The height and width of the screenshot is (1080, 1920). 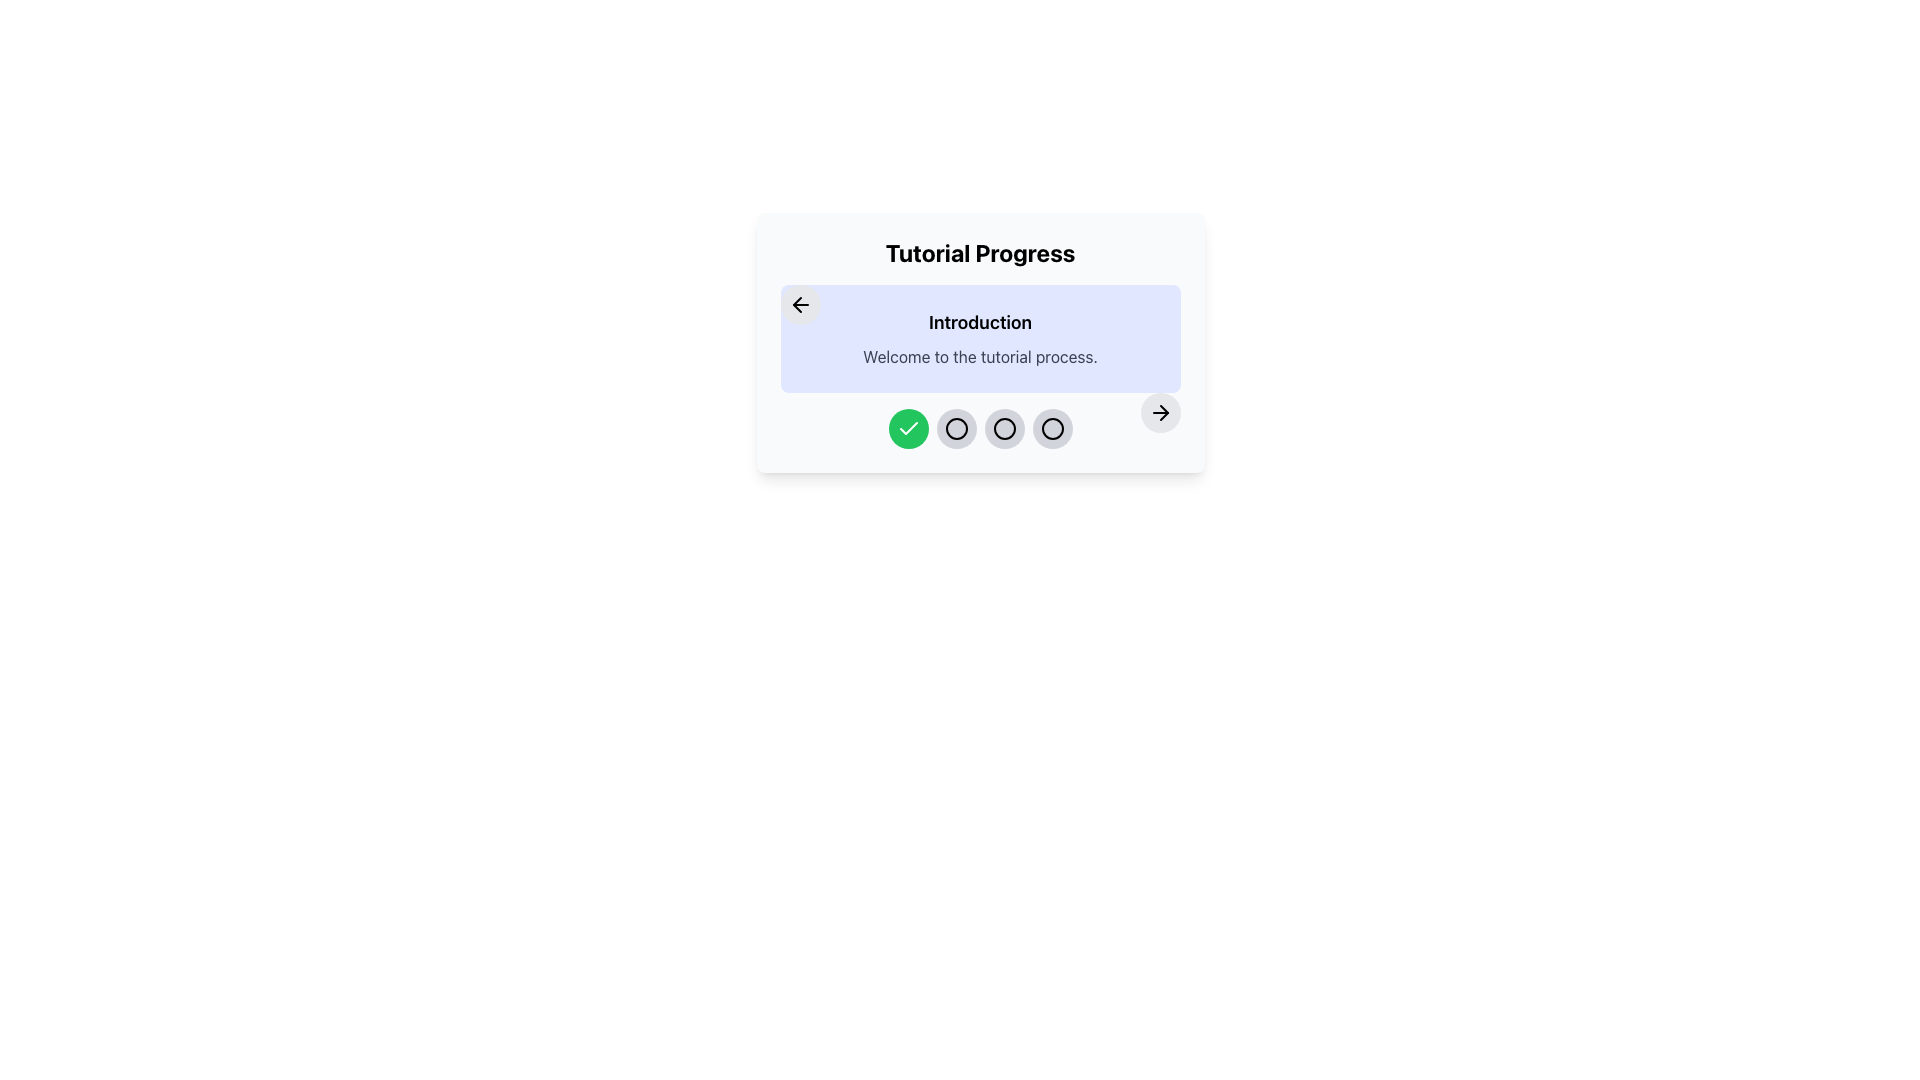 What do you see at coordinates (980, 356) in the screenshot?
I see `the text element that reads 'Welcome to the tutorial process.', which is styled in gray and located inside a rounded blue-shaded box` at bounding box center [980, 356].